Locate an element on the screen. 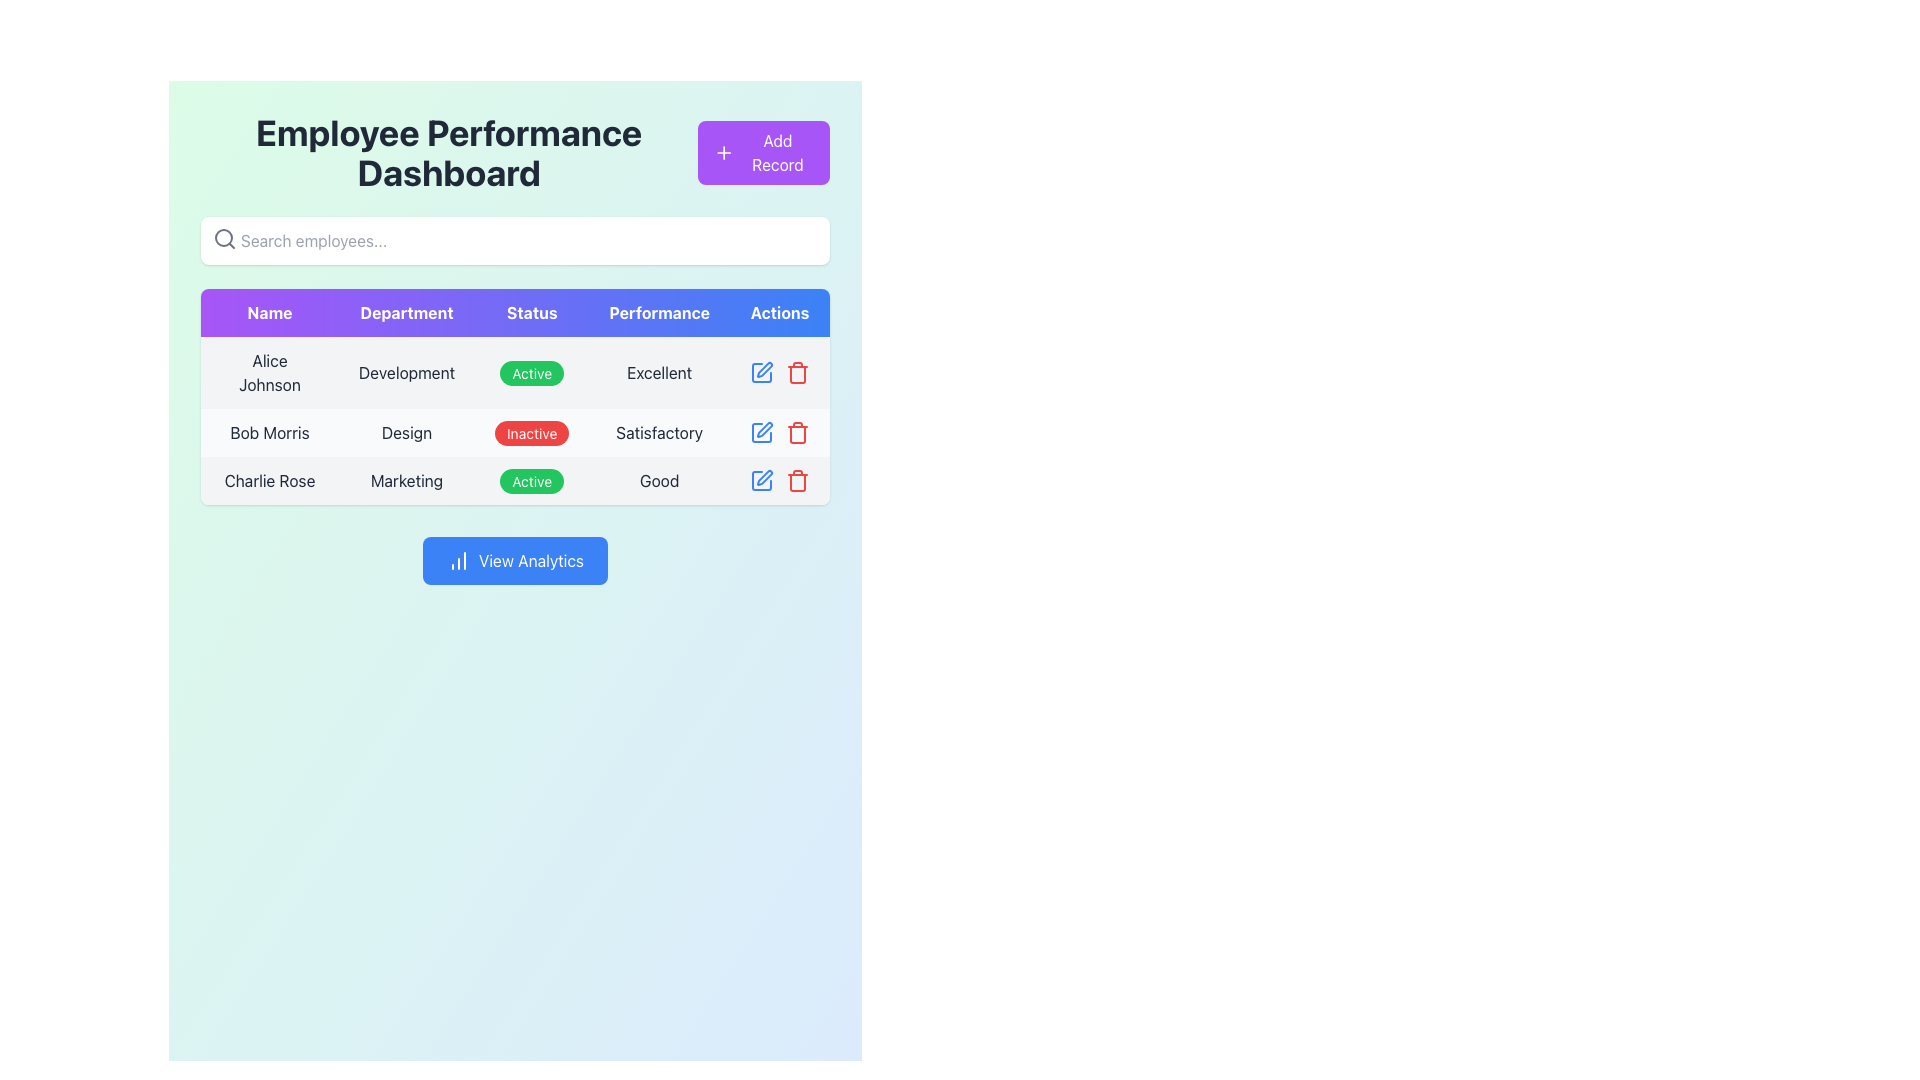 The image size is (1920, 1080). the static text element serving as the table header located at the top-right of the table, which is the last column titled 'Actions' is located at coordinates (778, 312).